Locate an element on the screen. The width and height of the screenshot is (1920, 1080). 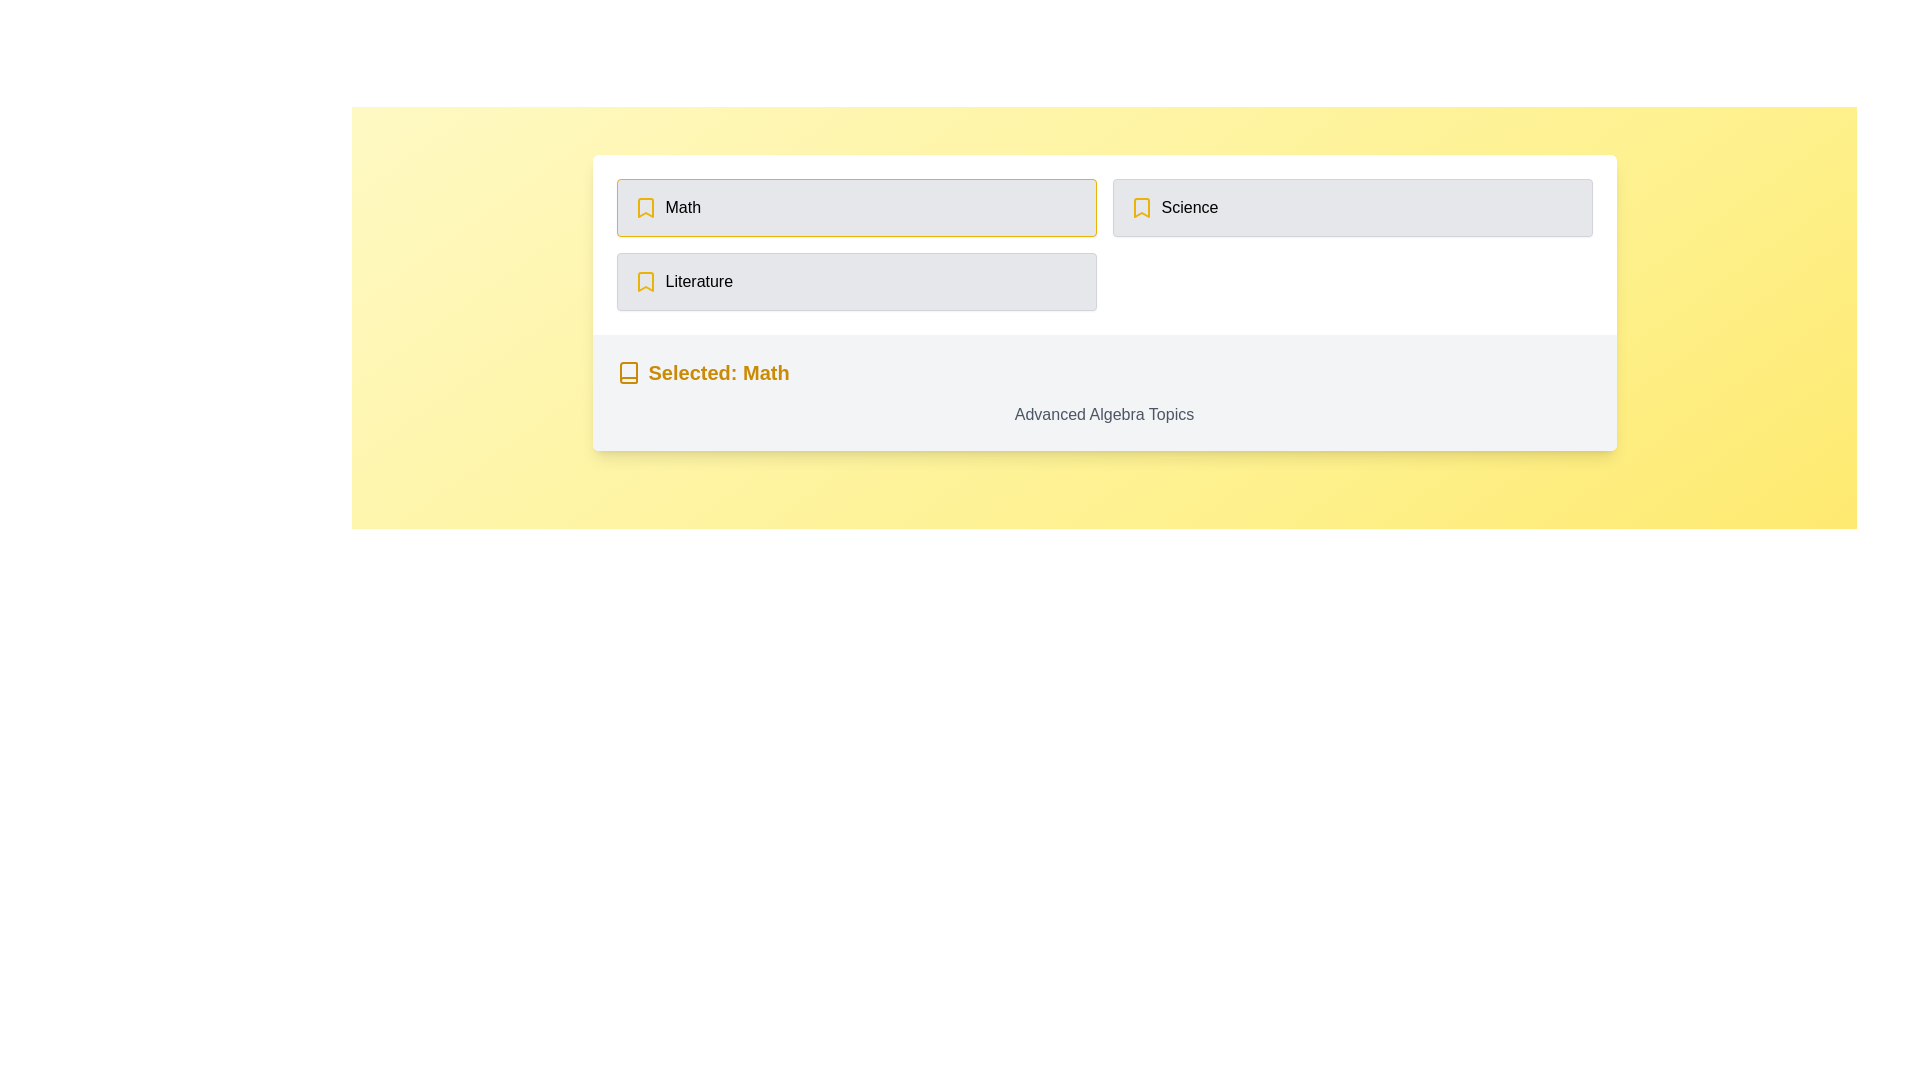
the 'Math' category selectable button to trigger the hover effect is located at coordinates (856, 208).